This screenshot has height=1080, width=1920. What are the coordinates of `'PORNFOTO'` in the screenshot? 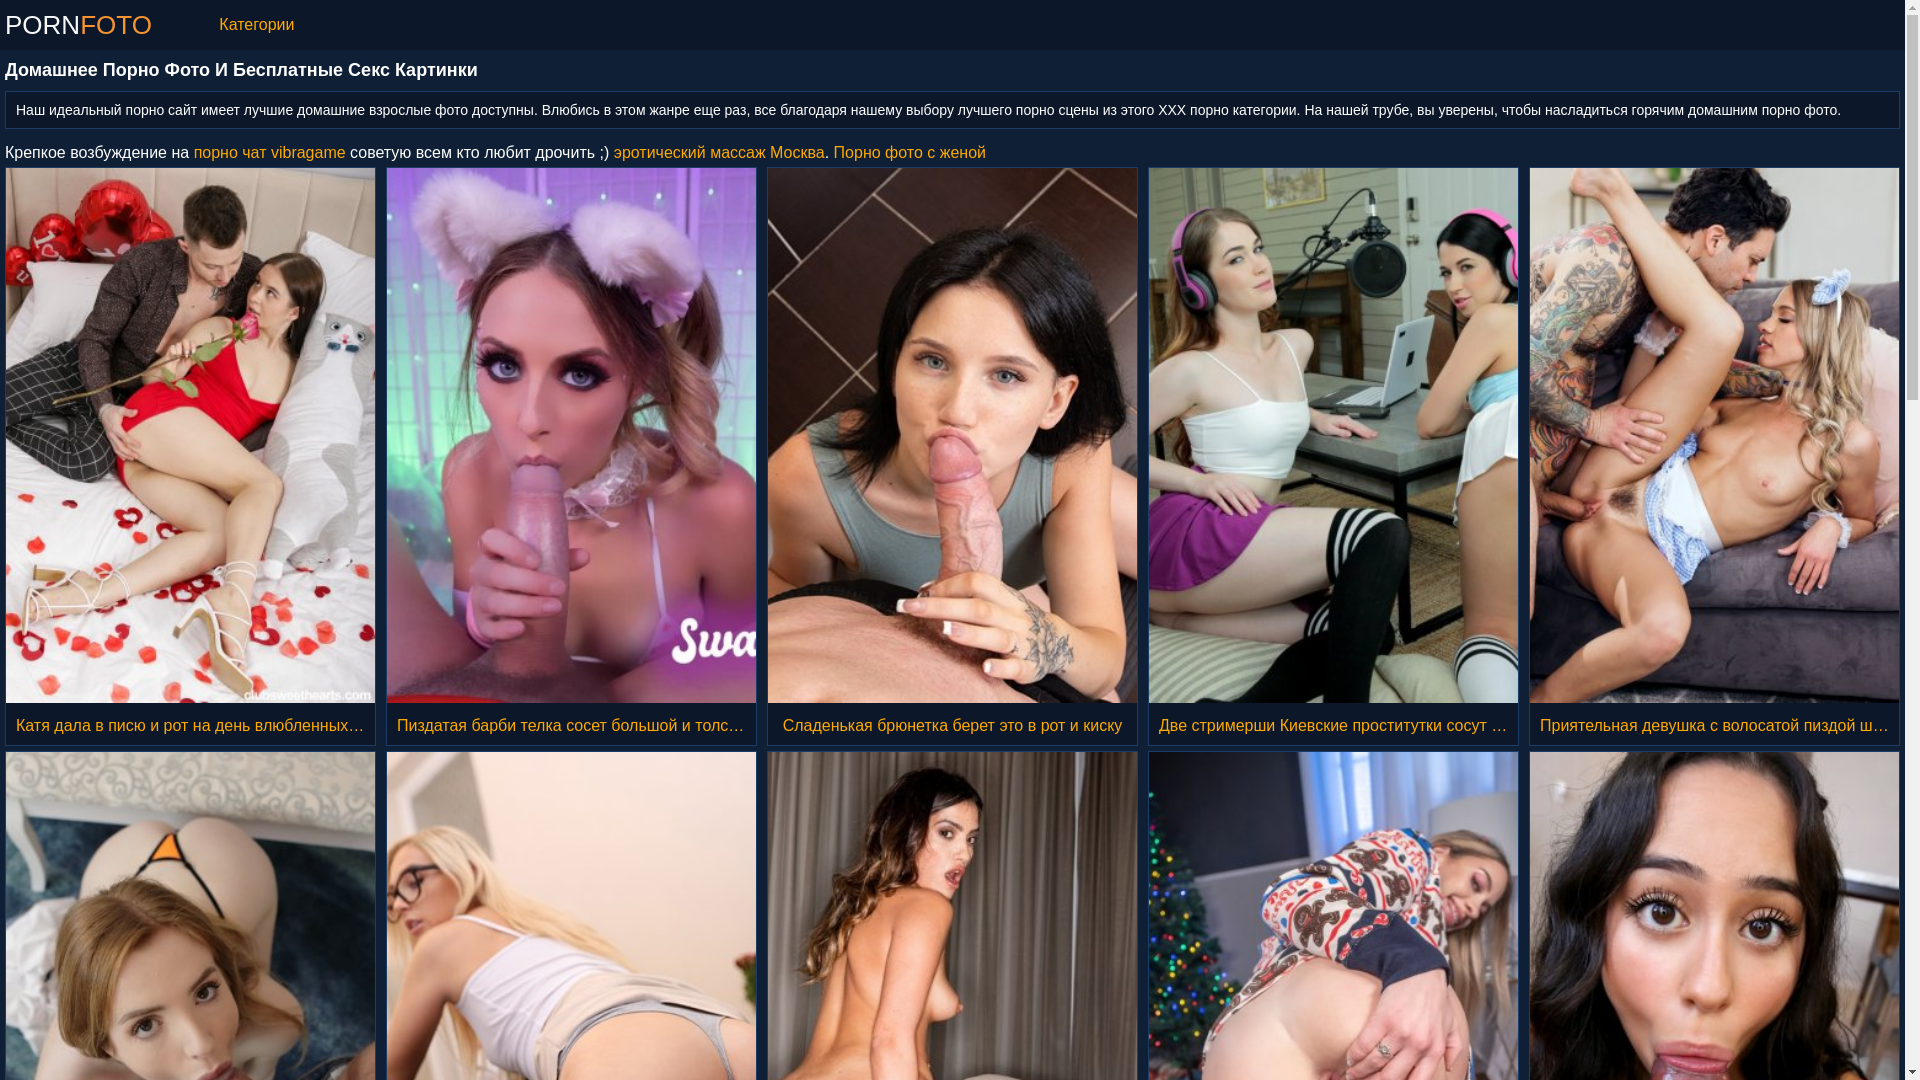 It's located at (78, 24).